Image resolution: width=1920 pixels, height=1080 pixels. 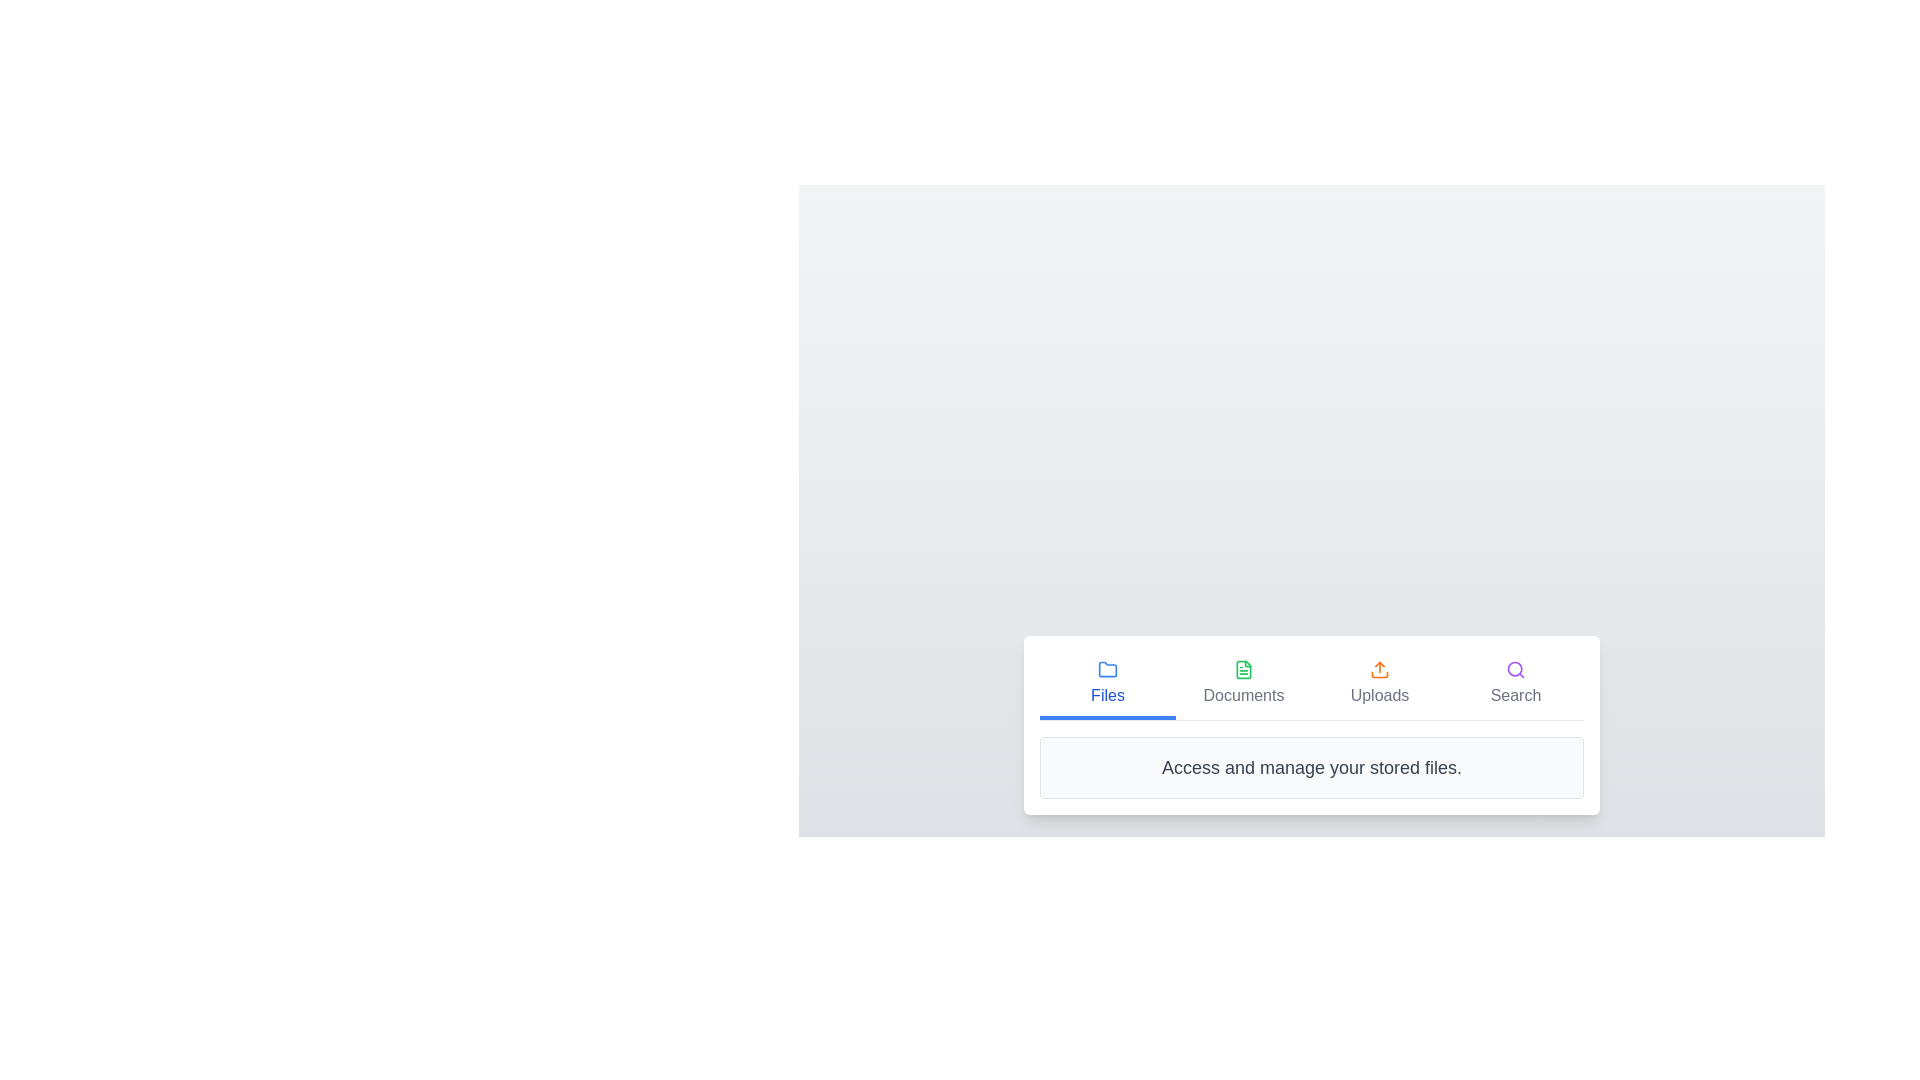 What do you see at coordinates (1107, 684) in the screenshot?
I see `the tab labeled Files to view its content` at bounding box center [1107, 684].